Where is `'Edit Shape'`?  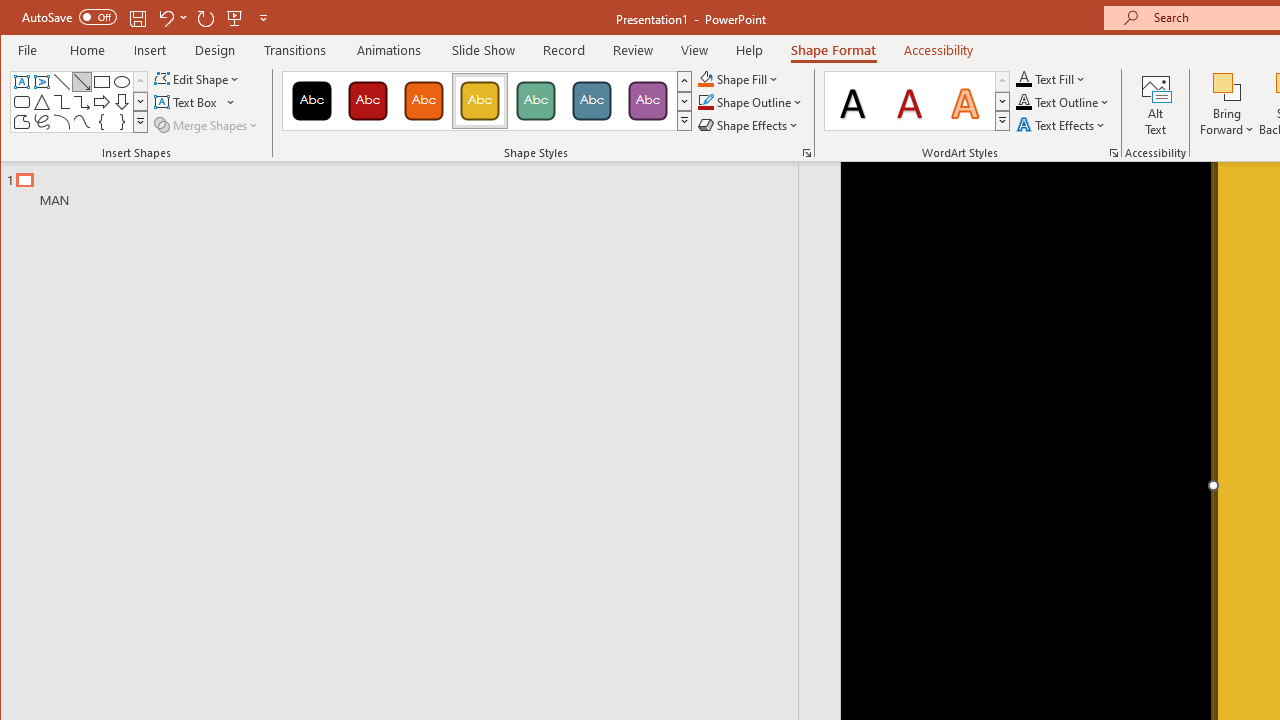
'Edit Shape' is located at coordinates (198, 78).